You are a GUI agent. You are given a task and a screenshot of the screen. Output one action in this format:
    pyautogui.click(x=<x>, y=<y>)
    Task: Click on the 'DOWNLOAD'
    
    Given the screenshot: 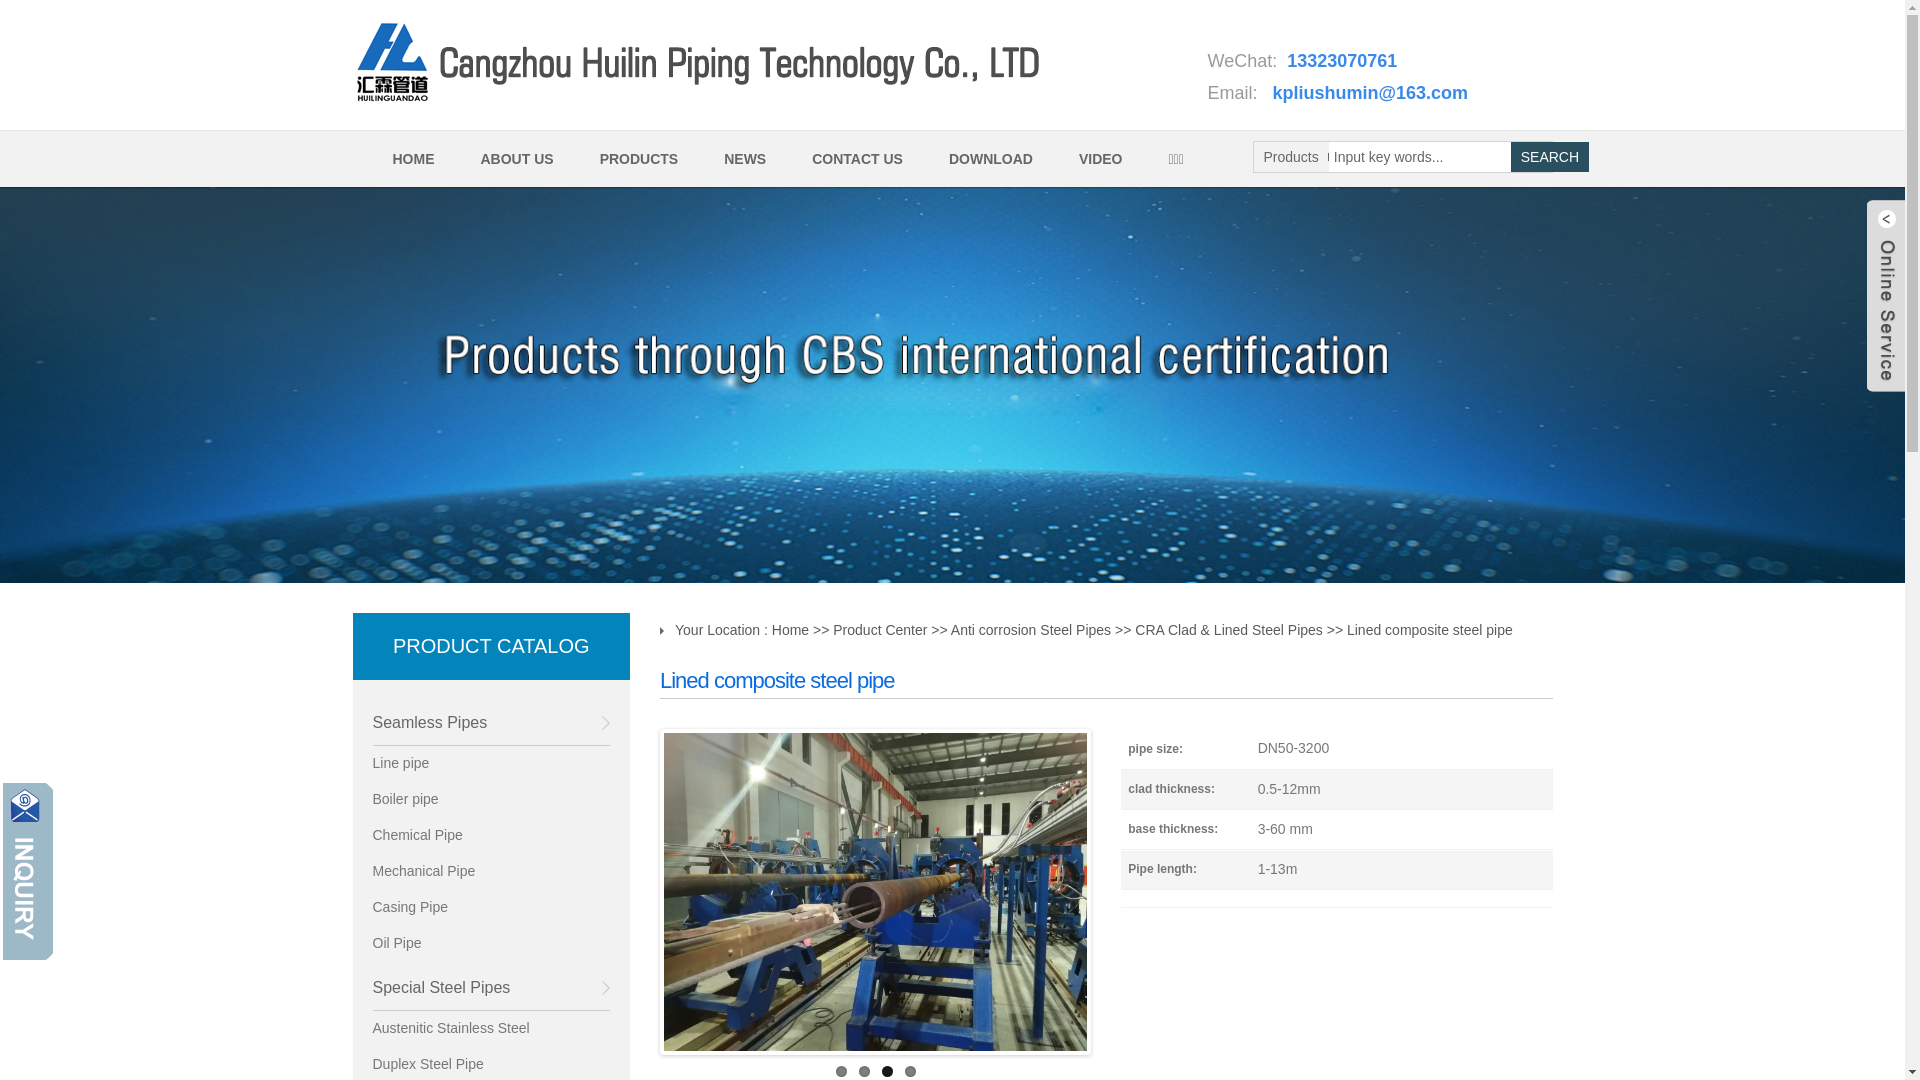 What is the action you would take?
    pyautogui.click(x=988, y=157)
    